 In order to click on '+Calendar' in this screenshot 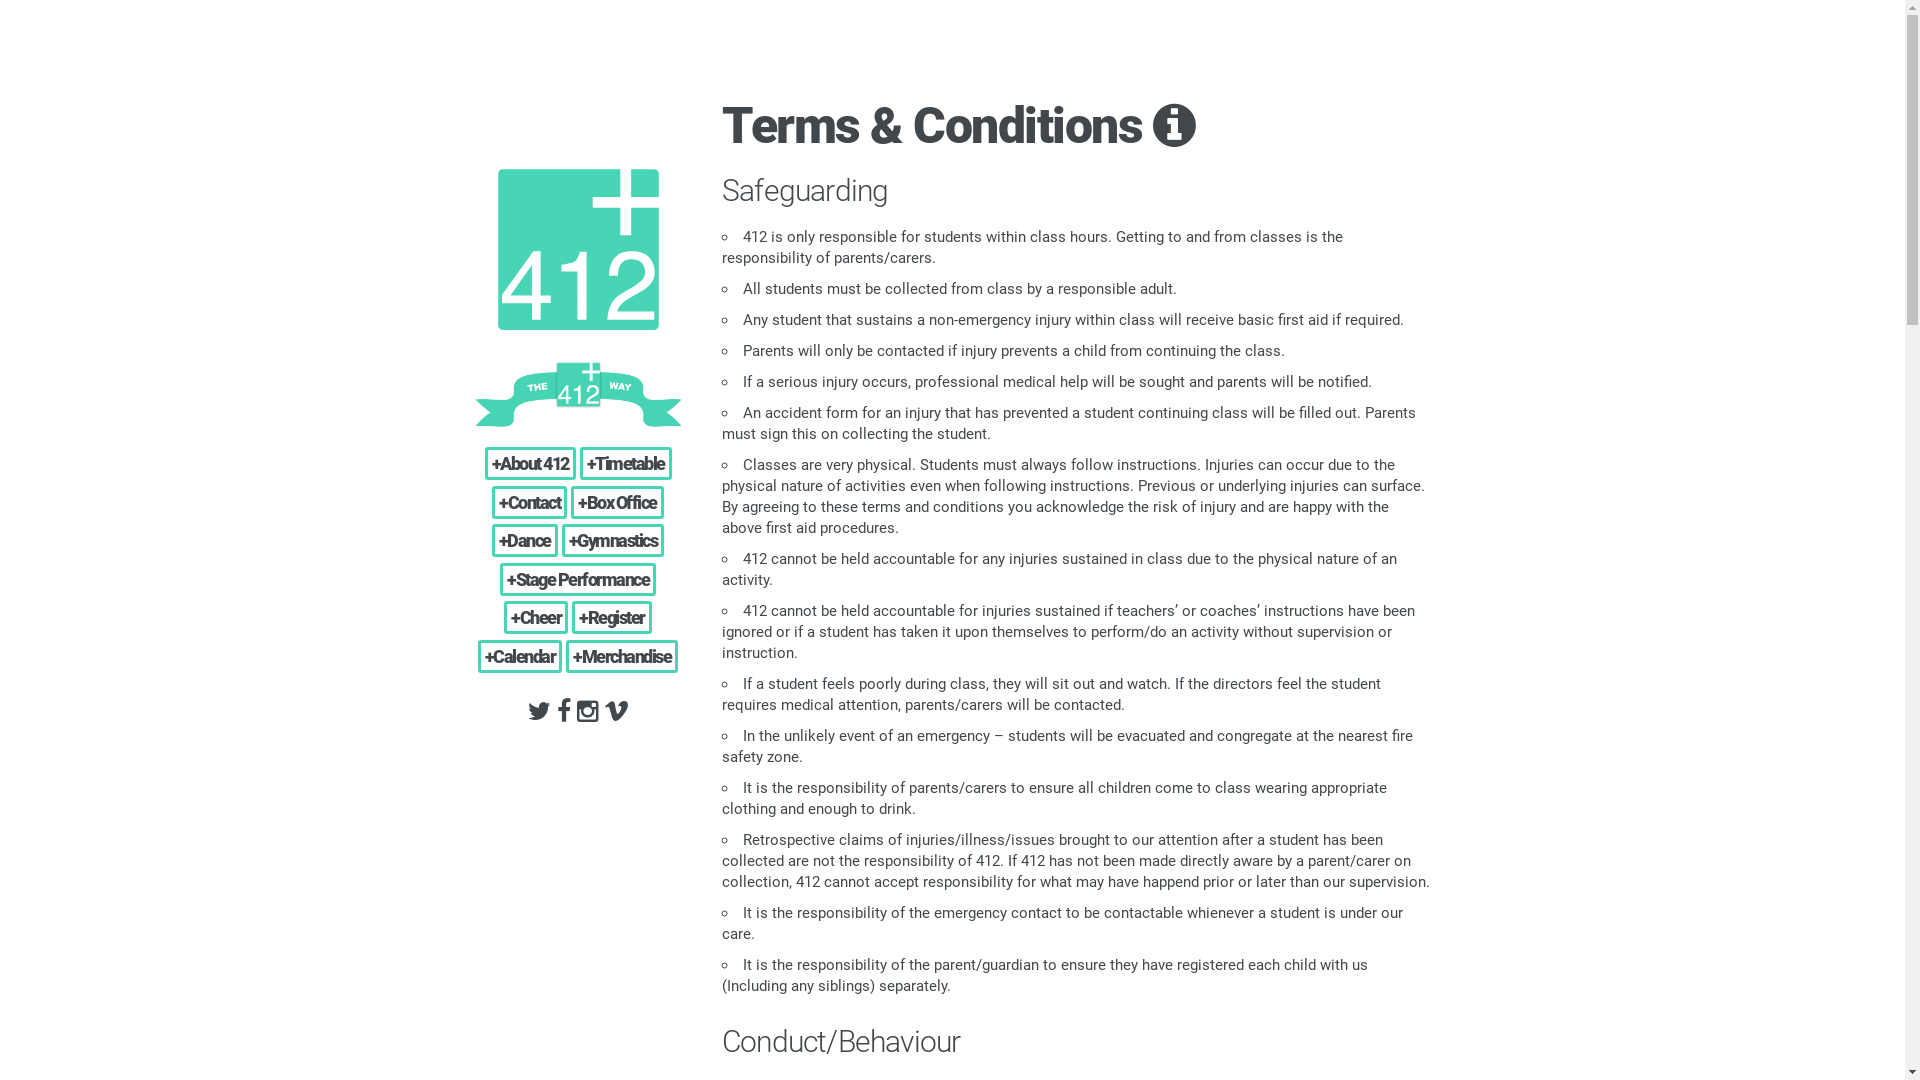, I will do `click(520, 656)`.